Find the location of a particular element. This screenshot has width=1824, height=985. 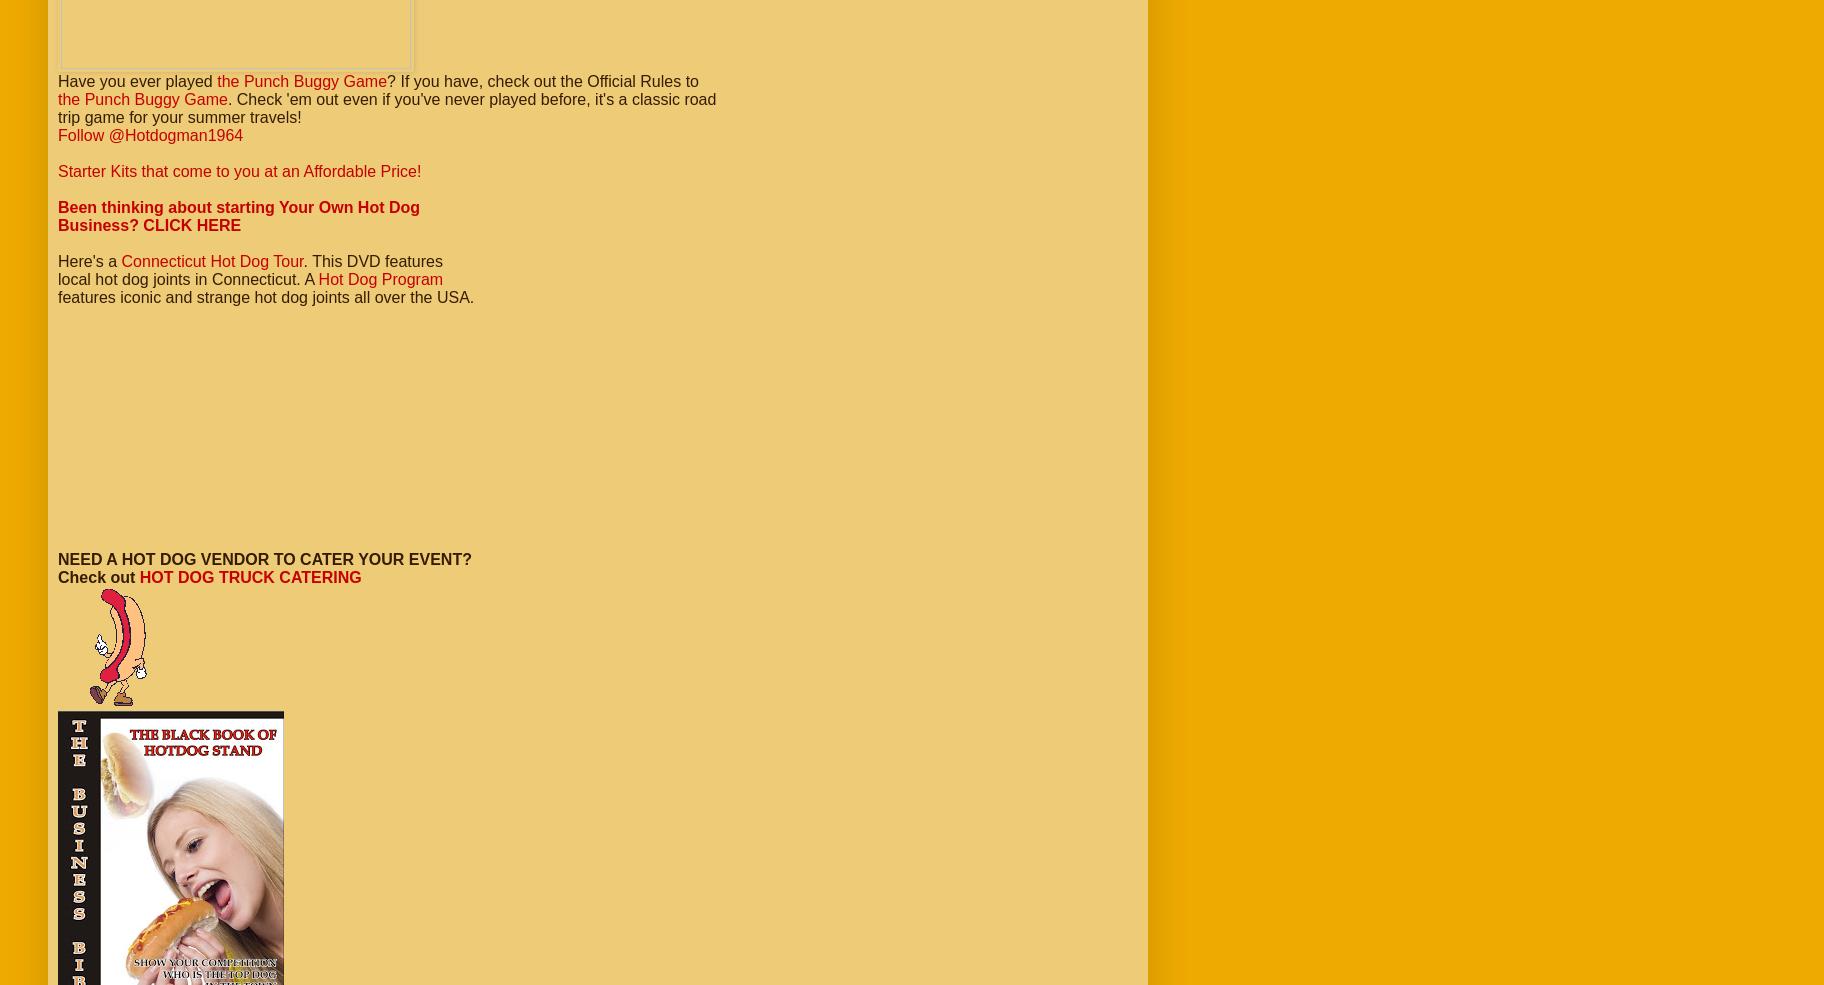

'Hot Dog Program' is located at coordinates (380, 278).